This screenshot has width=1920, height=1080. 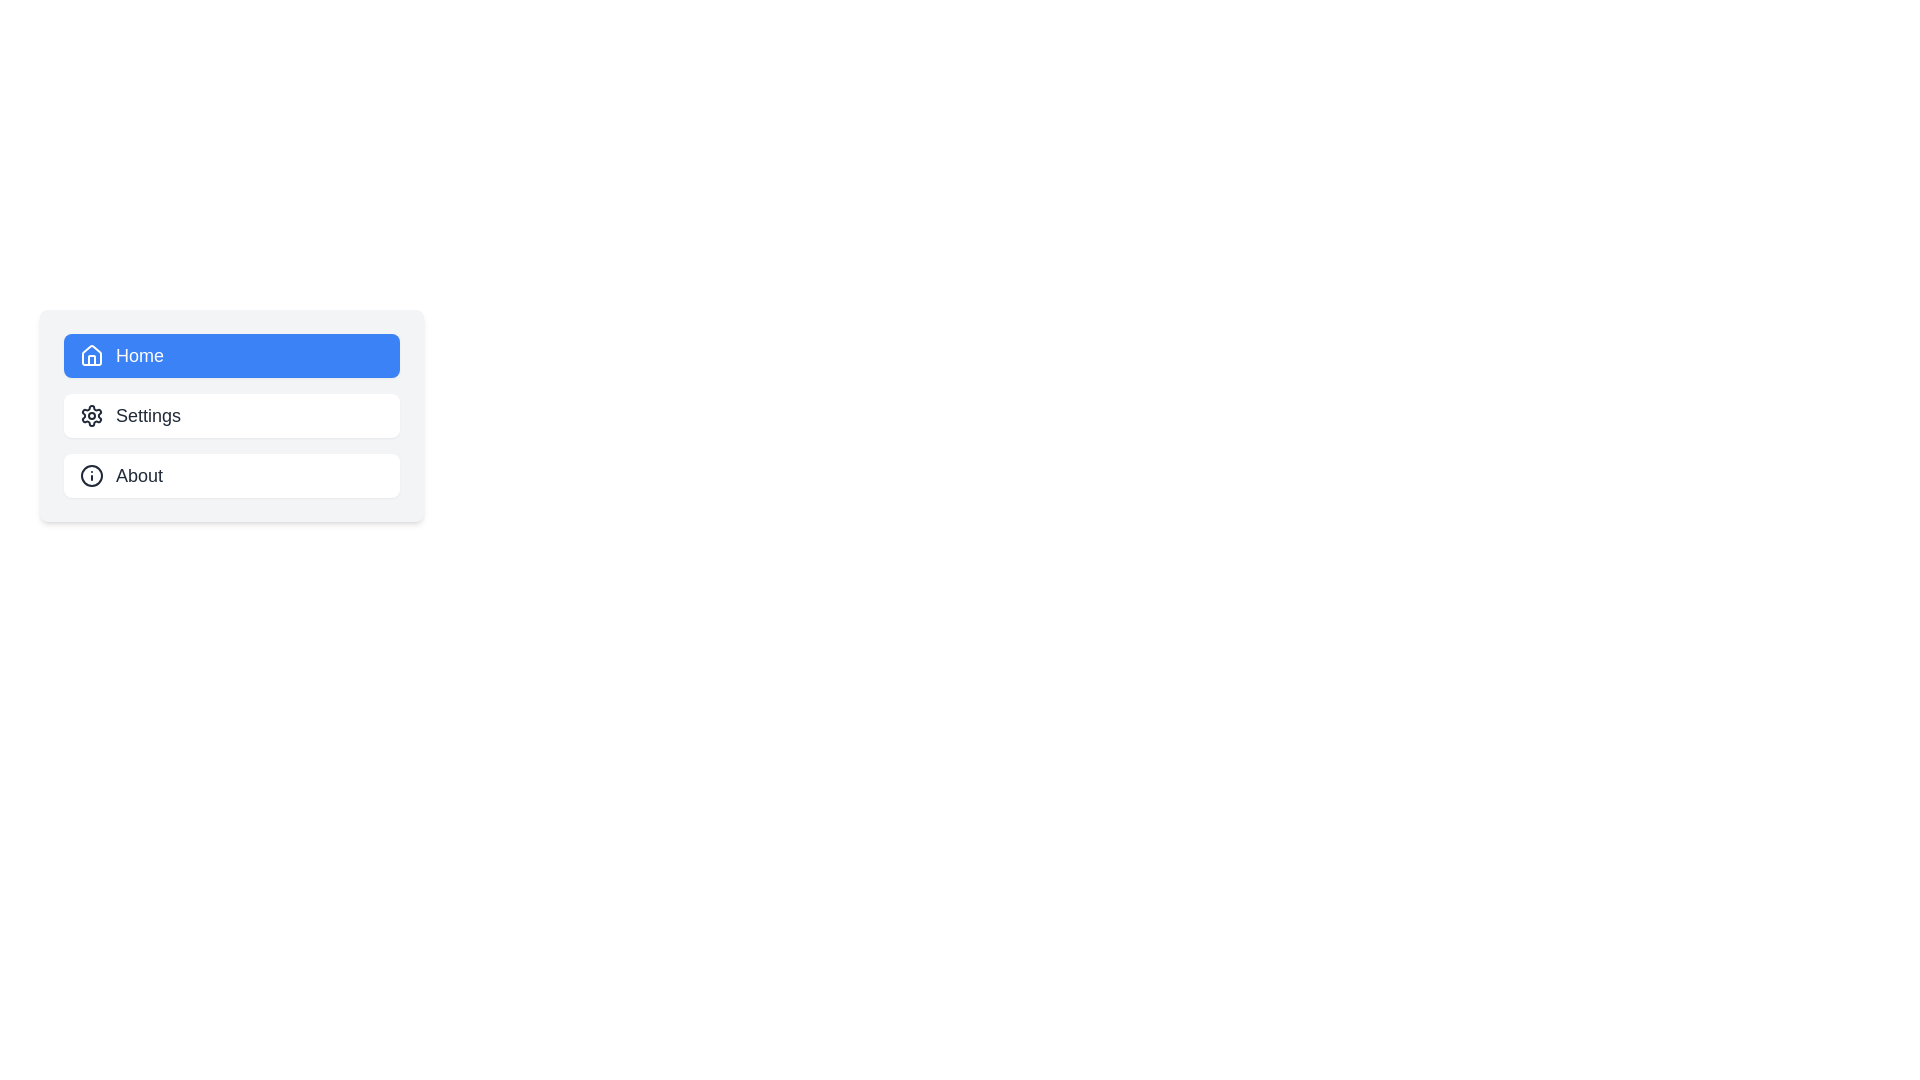 I want to click on the text label that displays 'About', which is styled in bold and dark color, located below the 'Settings' button and to the right of an information symbol icon, so click(x=138, y=475).